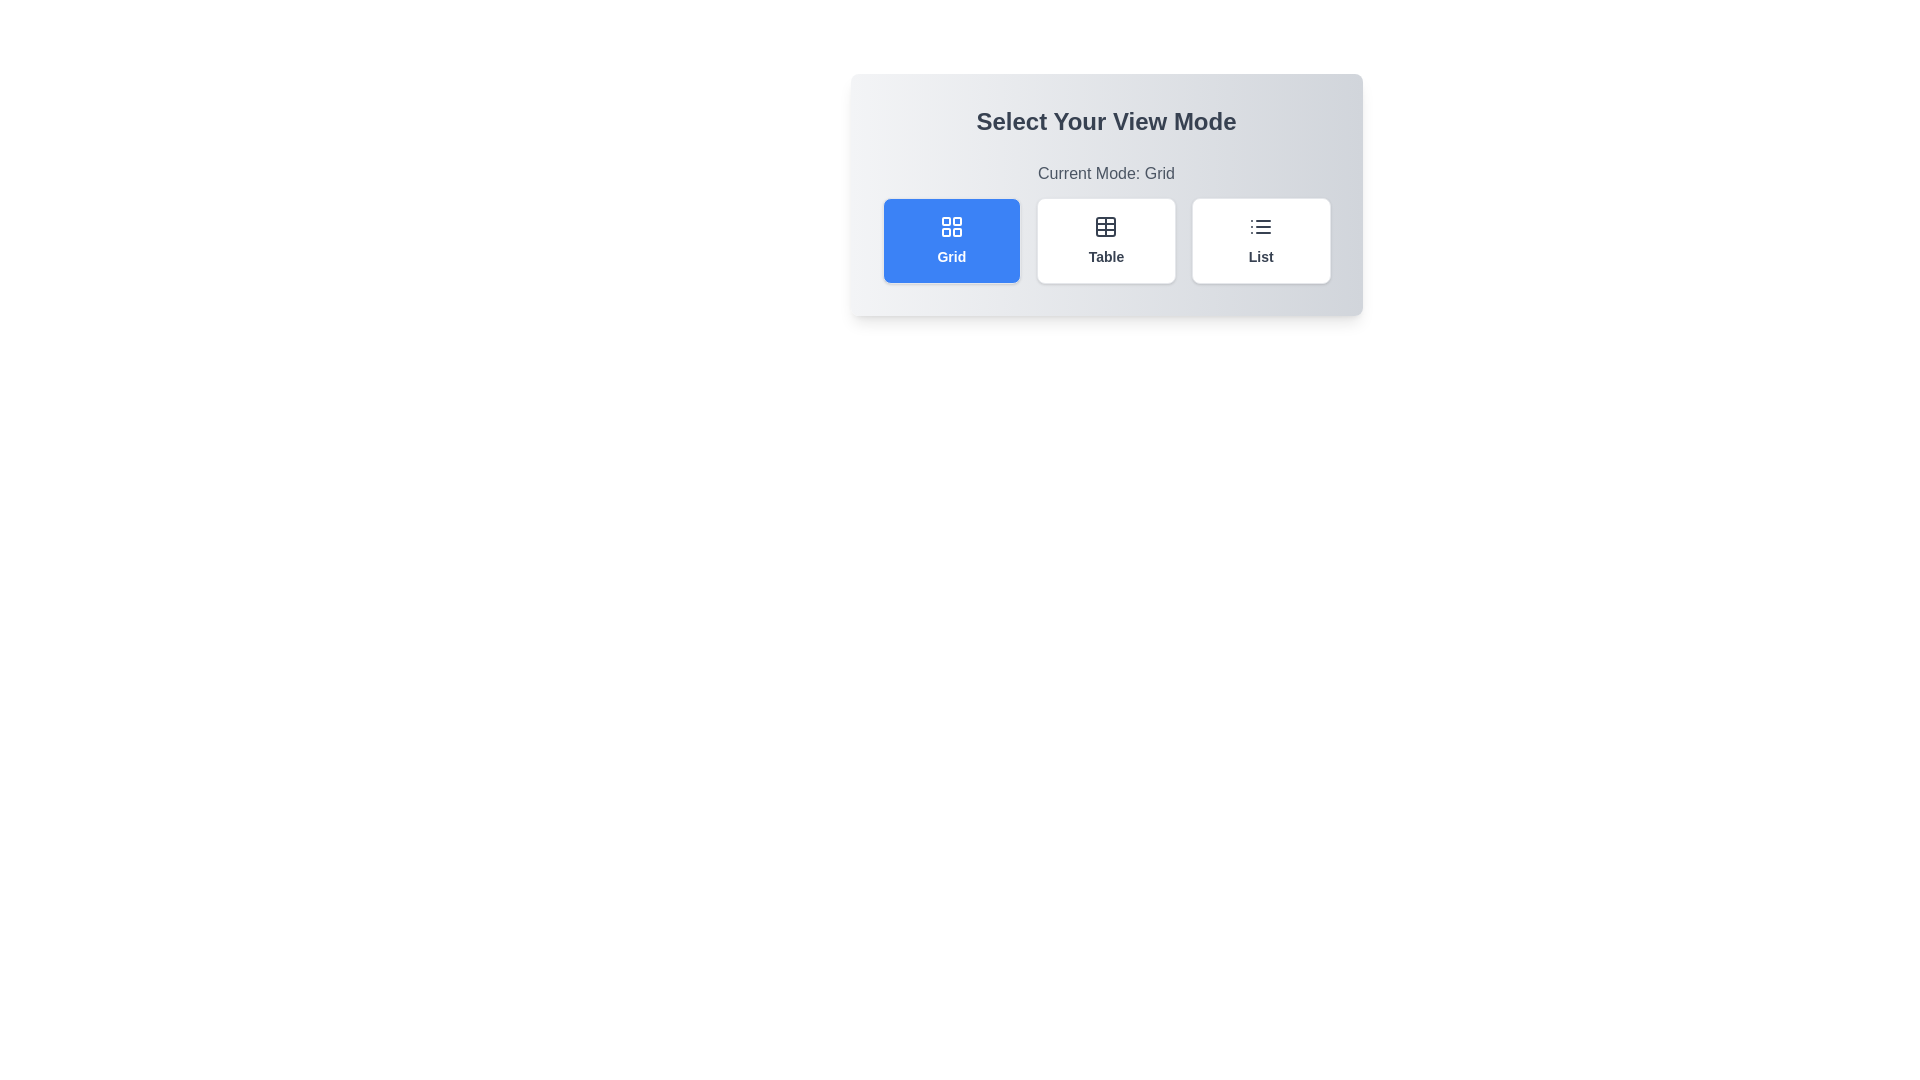  I want to click on static text label displaying the currently selected mode, which is located to the right of 'Current Mode:' and shows 'Grid', so click(1159, 172).